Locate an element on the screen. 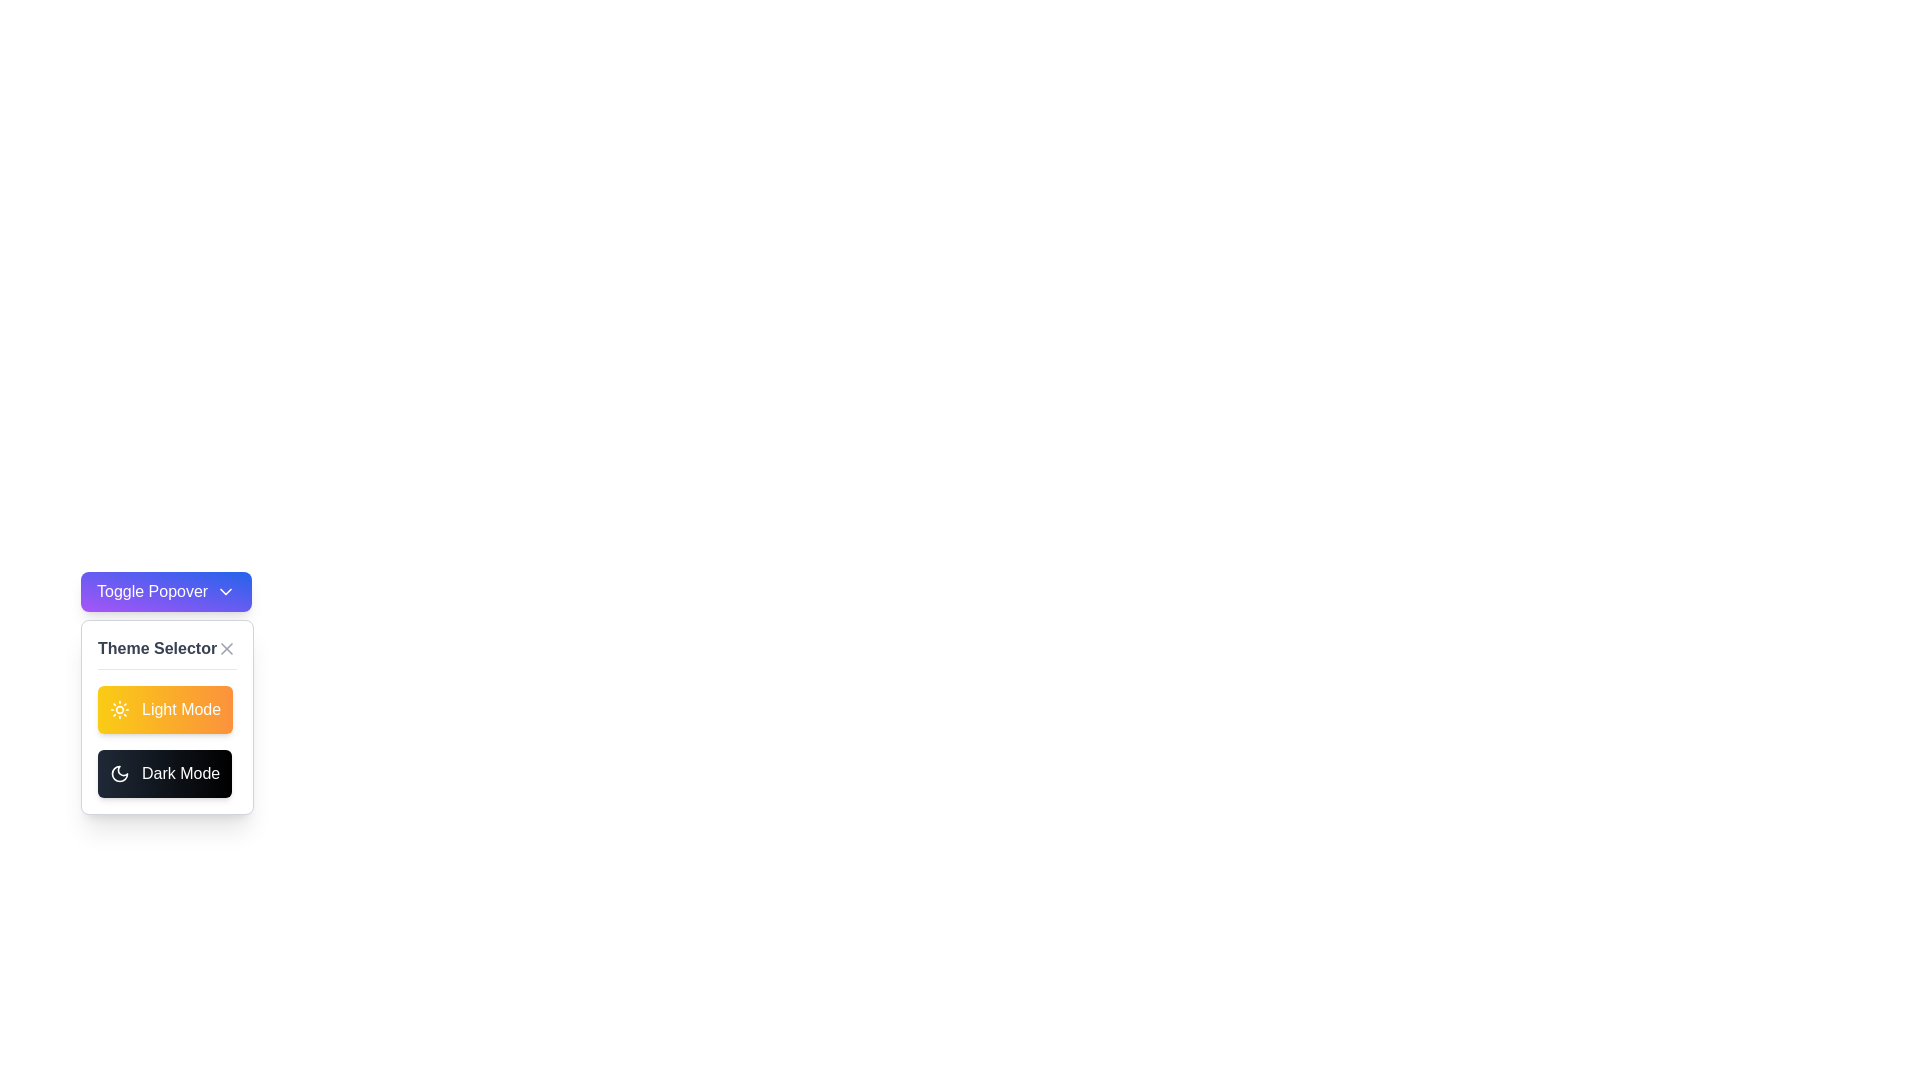 Image resolution: width=1920 pixels, height=1080 pixels. the crescent moon icon within the 'Dark Mode' button located in the dropdown menu is located at coordinates (119, 773).